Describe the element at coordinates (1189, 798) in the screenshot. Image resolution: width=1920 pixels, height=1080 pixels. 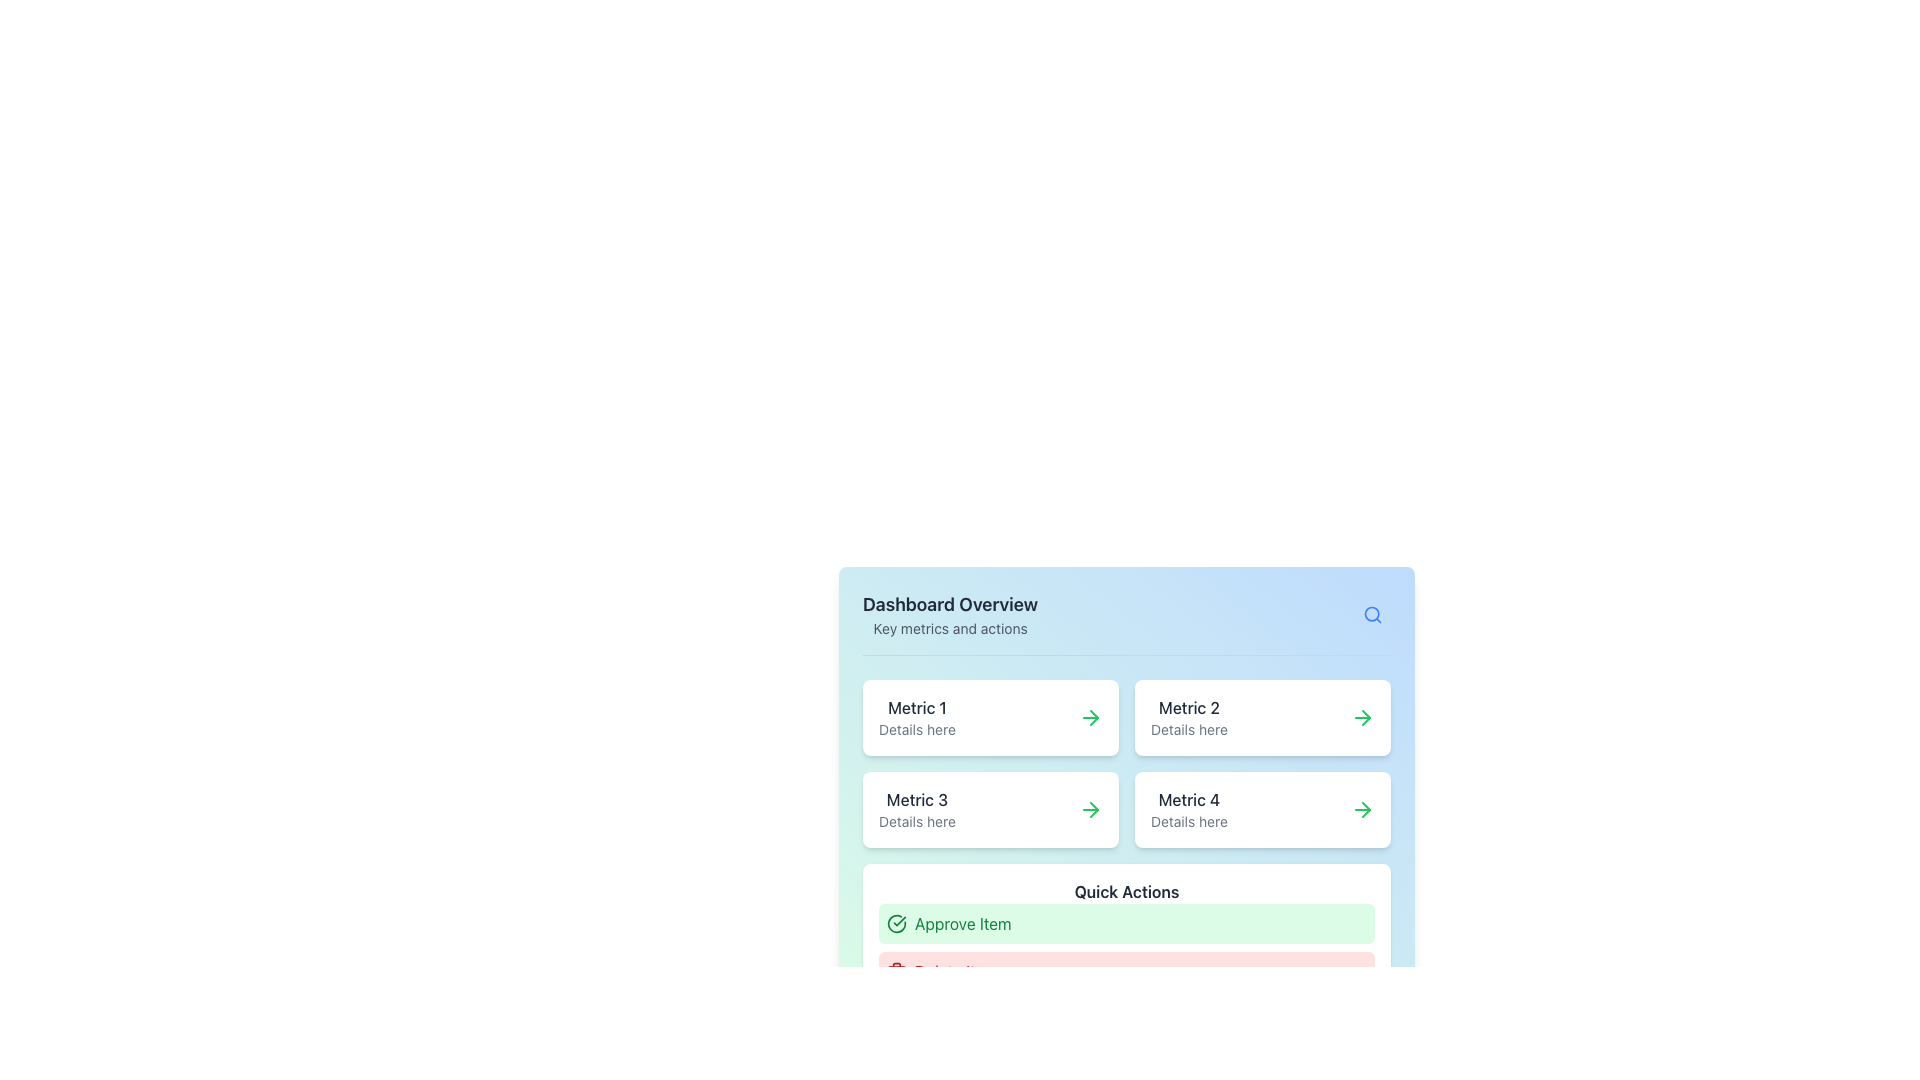
I see `the text label displaying 'Metric 4', which is styled in medium font weight and dark gray color, located in the second row and second column of the grid under 'Dashboard Overview'` at that location.